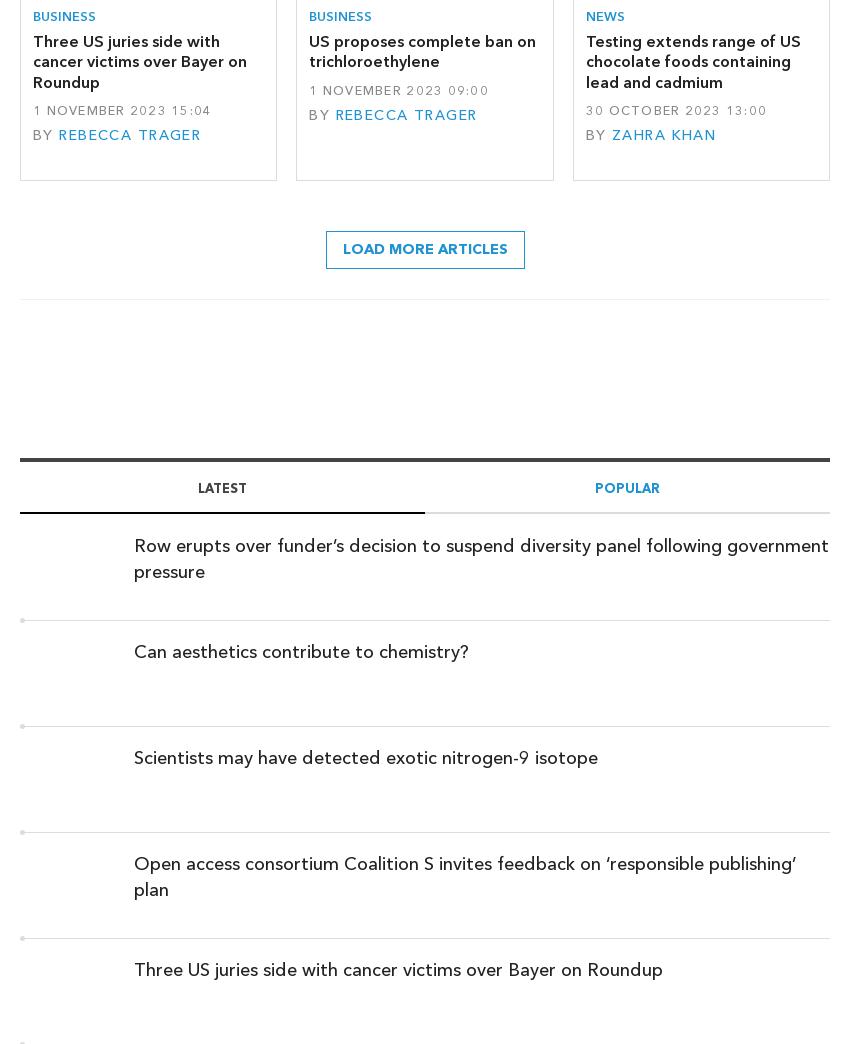 This screenshot has height=1044, width=850. I want to click on 'Three US juries side with cancer victims over Bayer on Roundup', so click(139, 60).